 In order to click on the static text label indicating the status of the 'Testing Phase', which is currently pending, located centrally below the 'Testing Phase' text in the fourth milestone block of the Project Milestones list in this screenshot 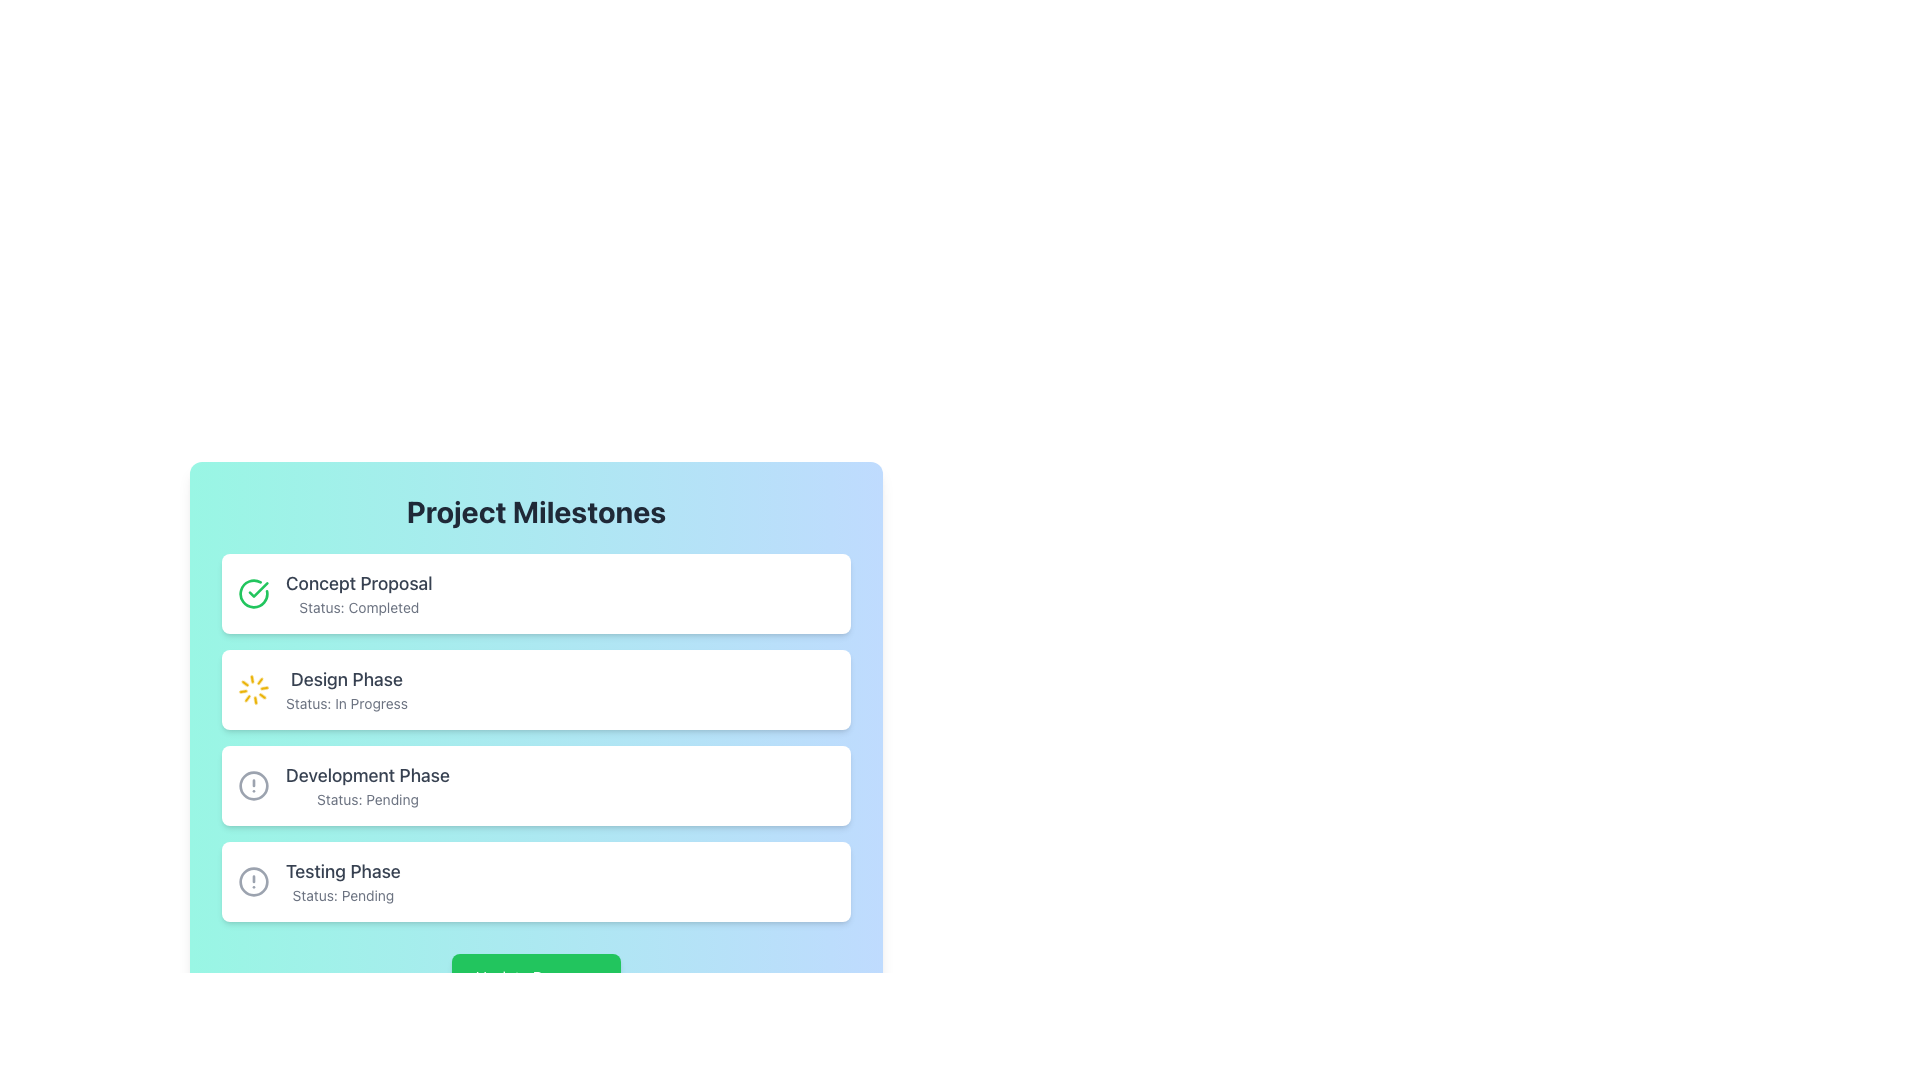, I will do `click(343, 894)`.